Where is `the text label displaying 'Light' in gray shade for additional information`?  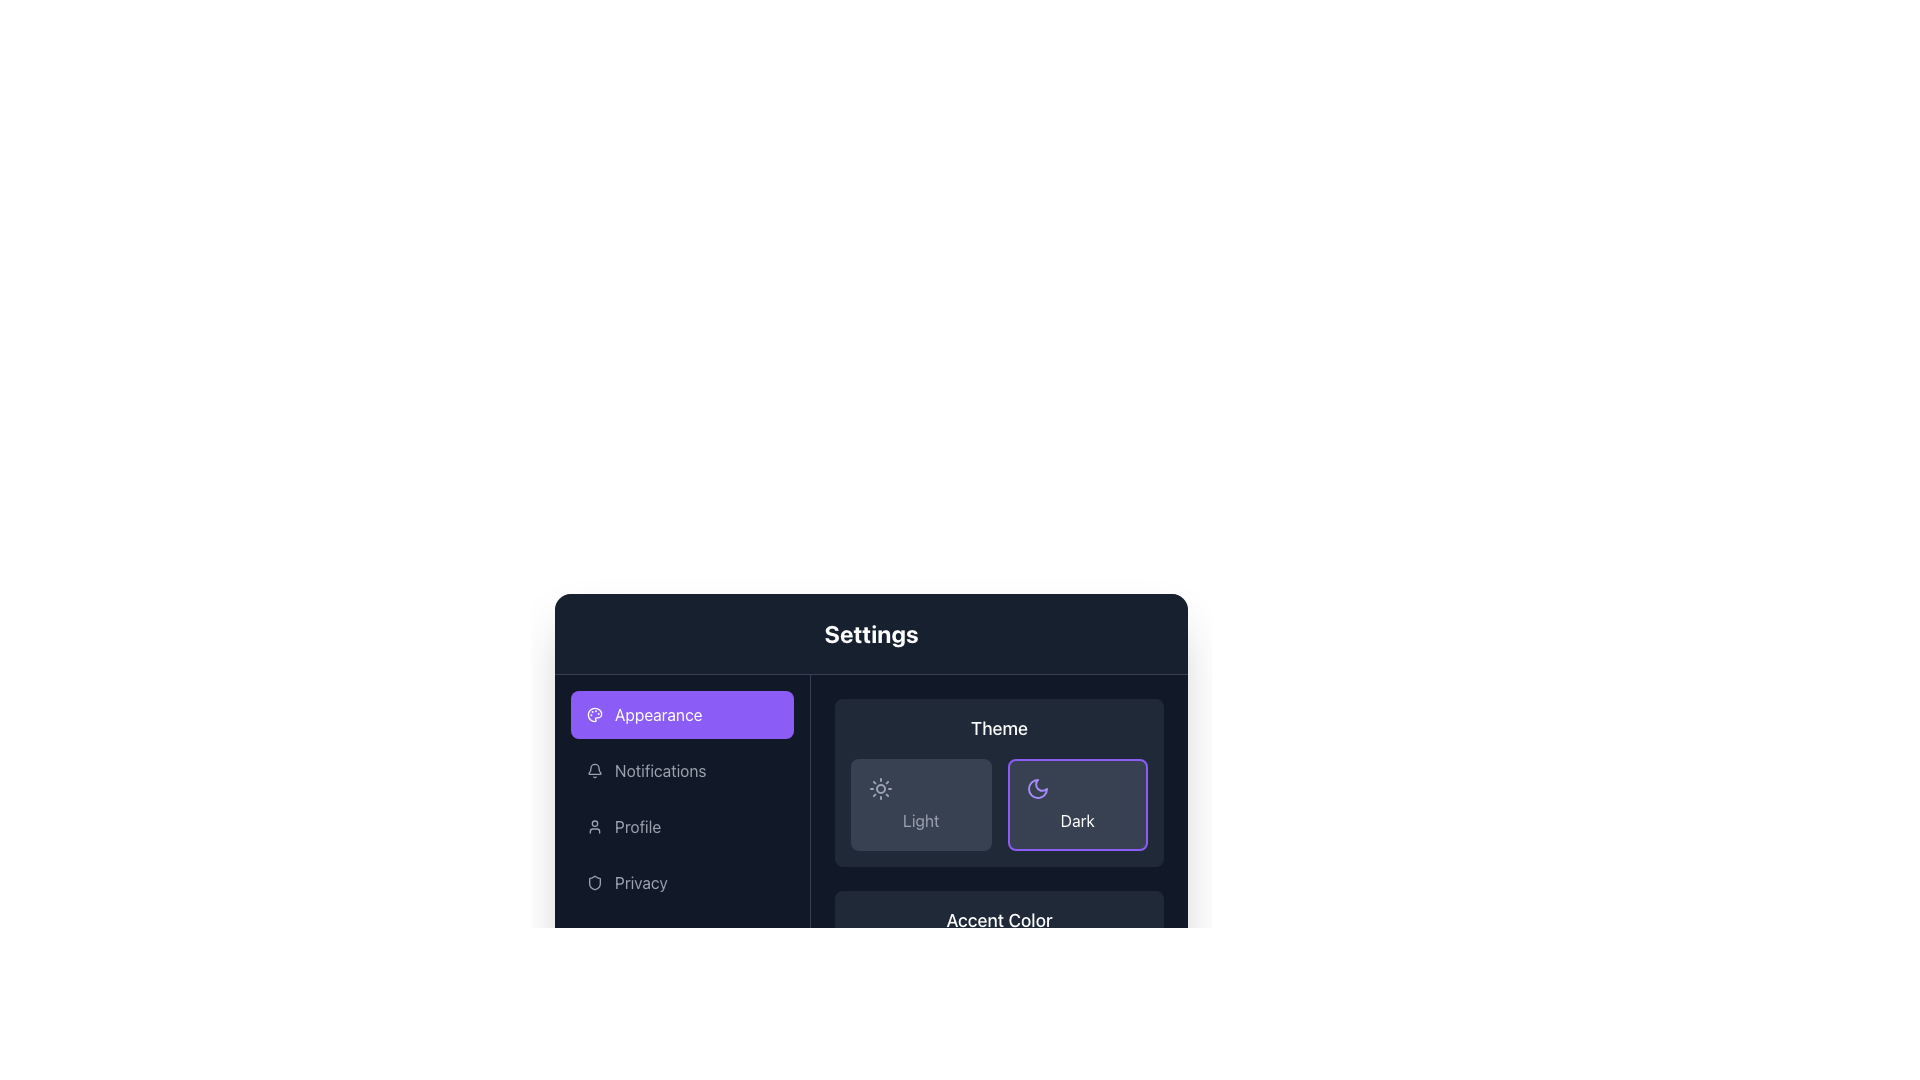 the text label displaying 'Light' in gray shade for additional information is located at coordinates (920, 821).